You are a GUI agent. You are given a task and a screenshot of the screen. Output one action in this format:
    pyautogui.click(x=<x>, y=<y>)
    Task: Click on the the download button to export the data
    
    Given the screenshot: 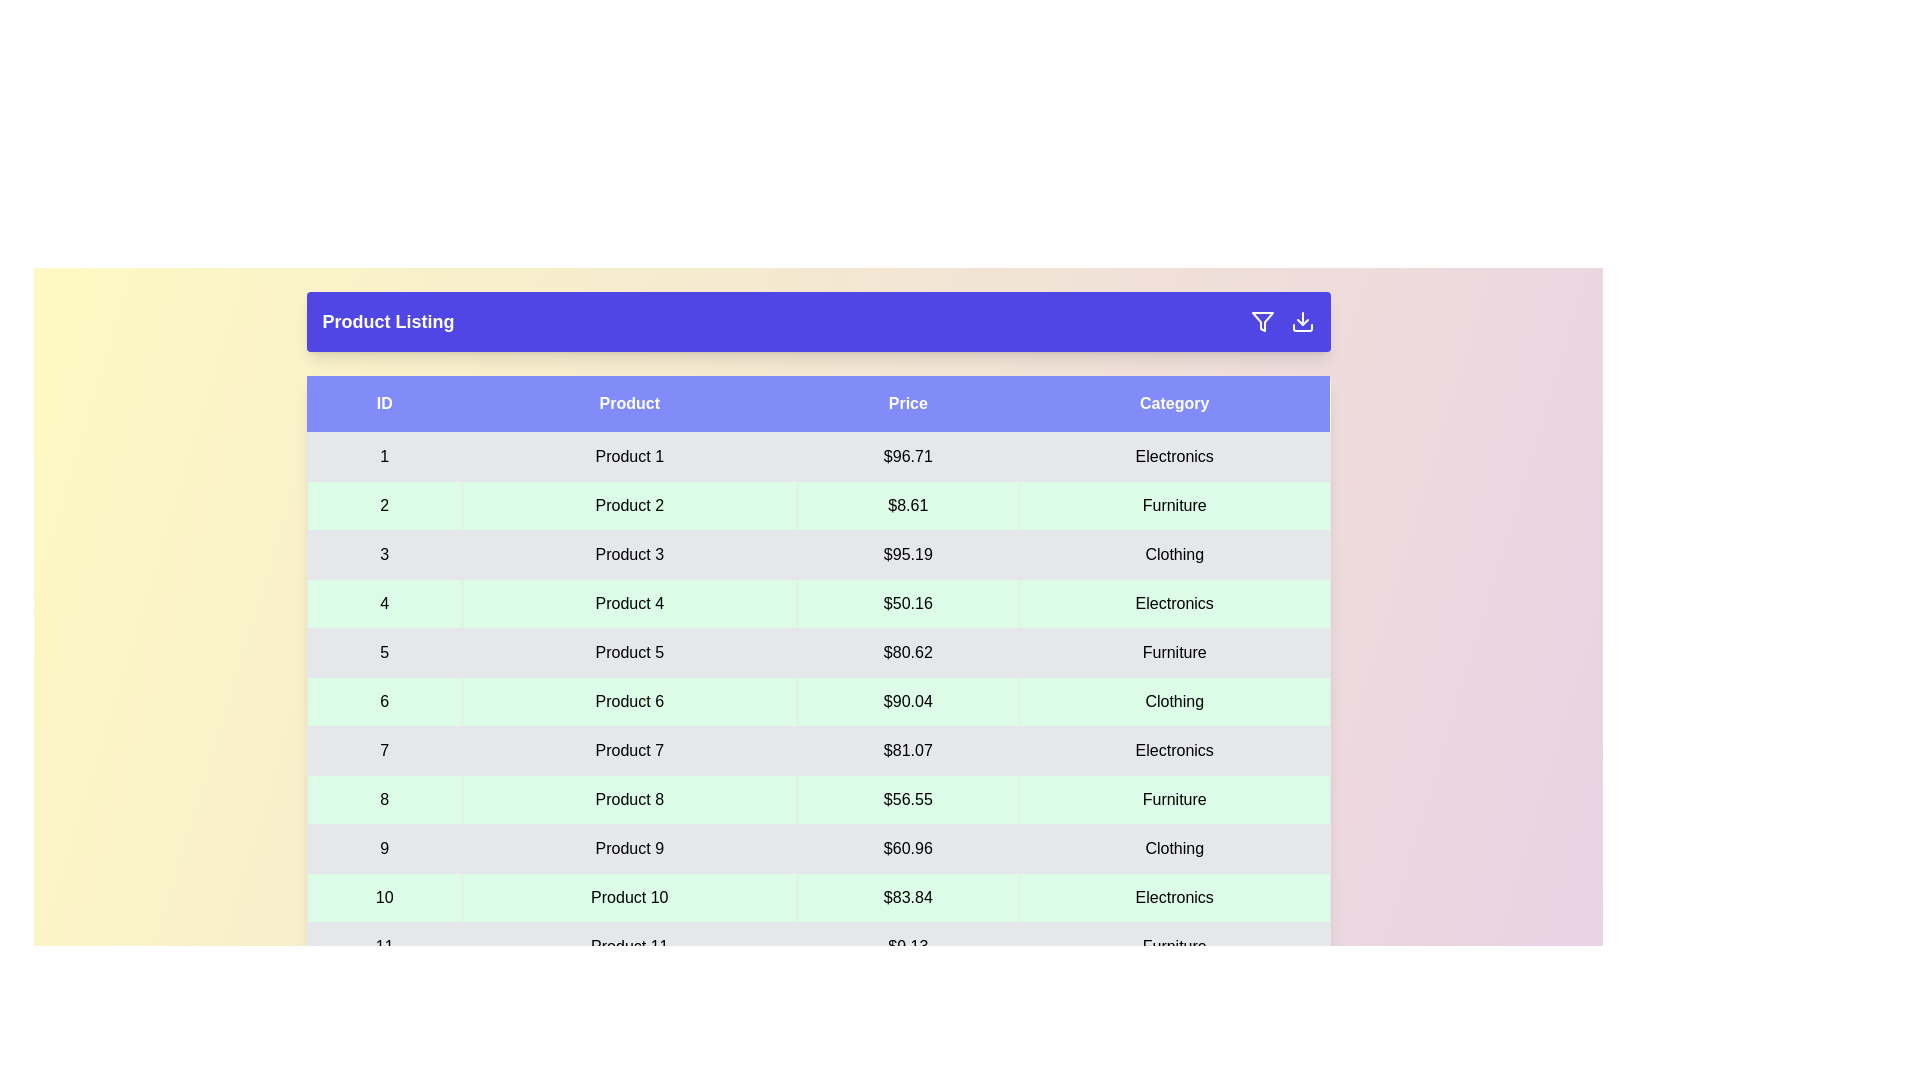 What is the action you would take?
    pyautogui.click(x=1302, y=320)
    